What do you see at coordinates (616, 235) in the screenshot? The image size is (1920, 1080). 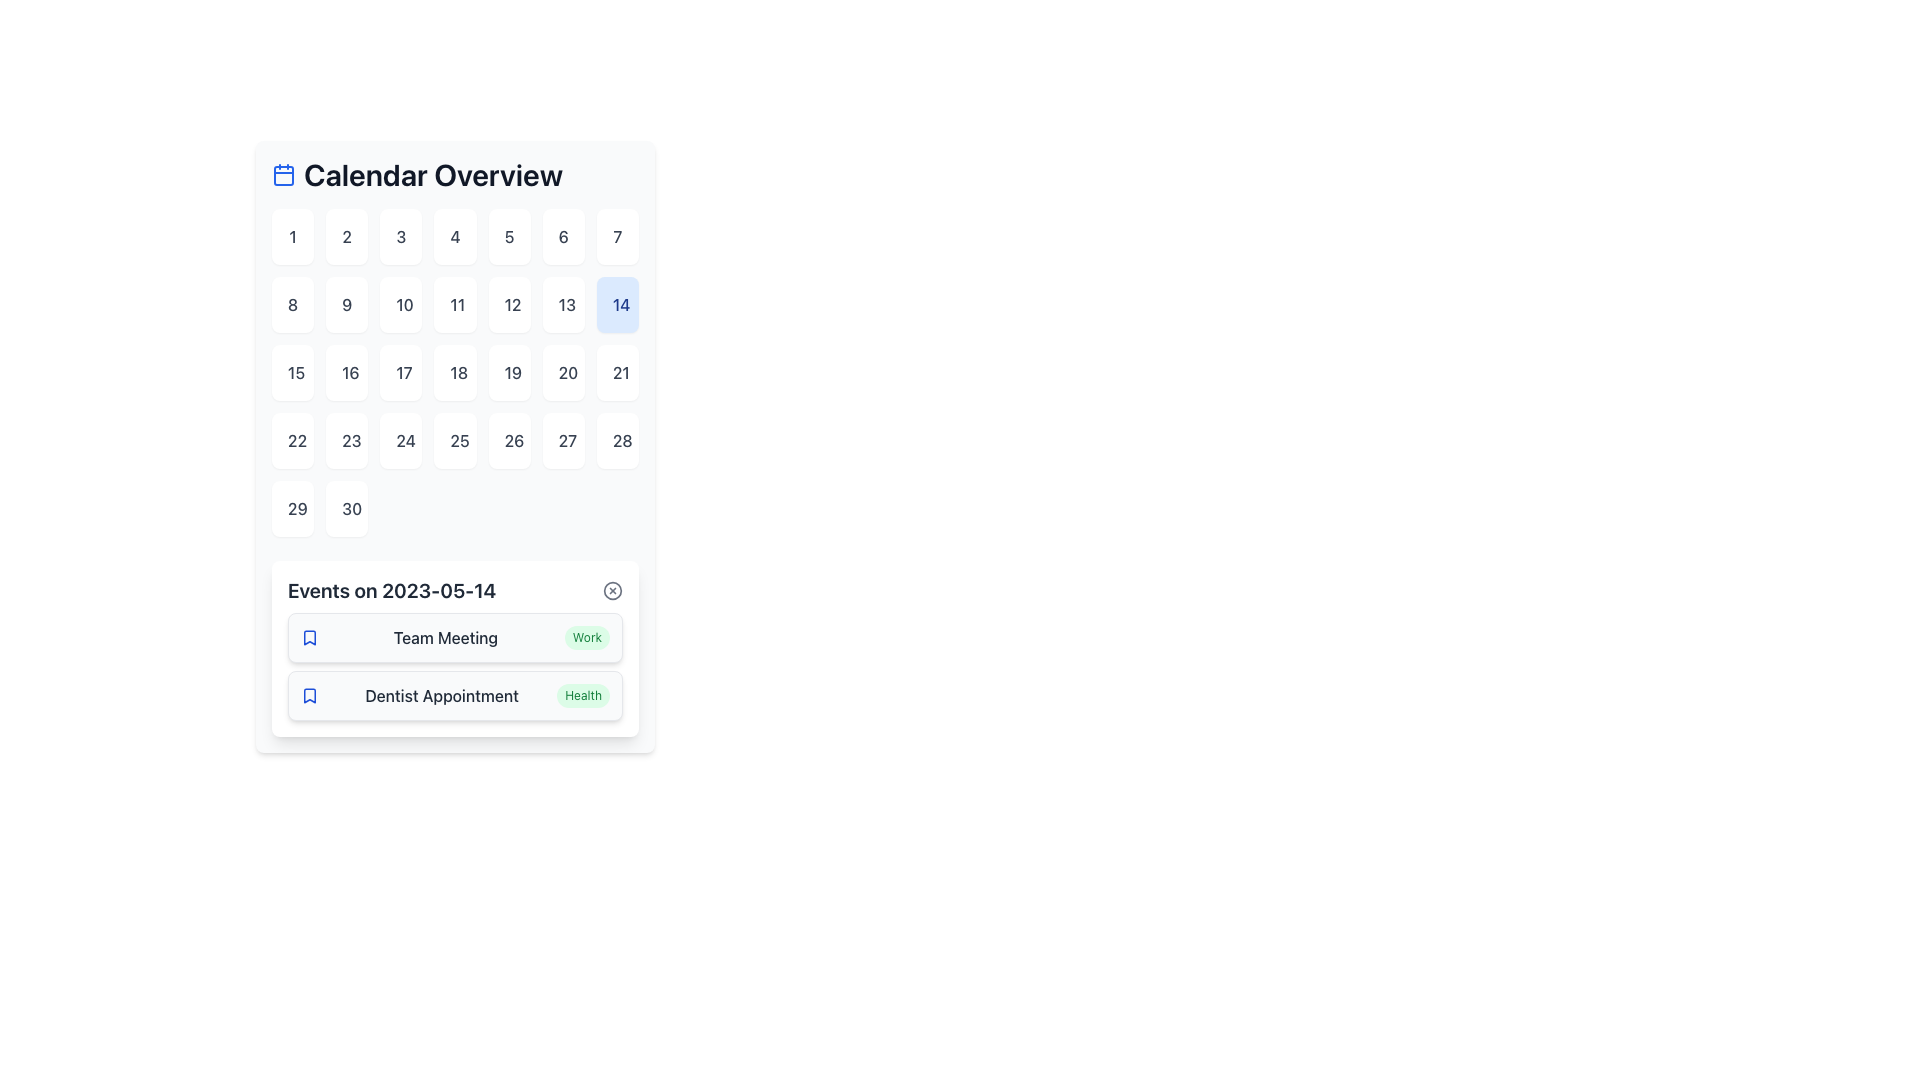 I see `the button displaying '7' in a bold font within a white rounded rectangle located in the first row, seventh column of the calendar grid` at bounding box center [616, 235].